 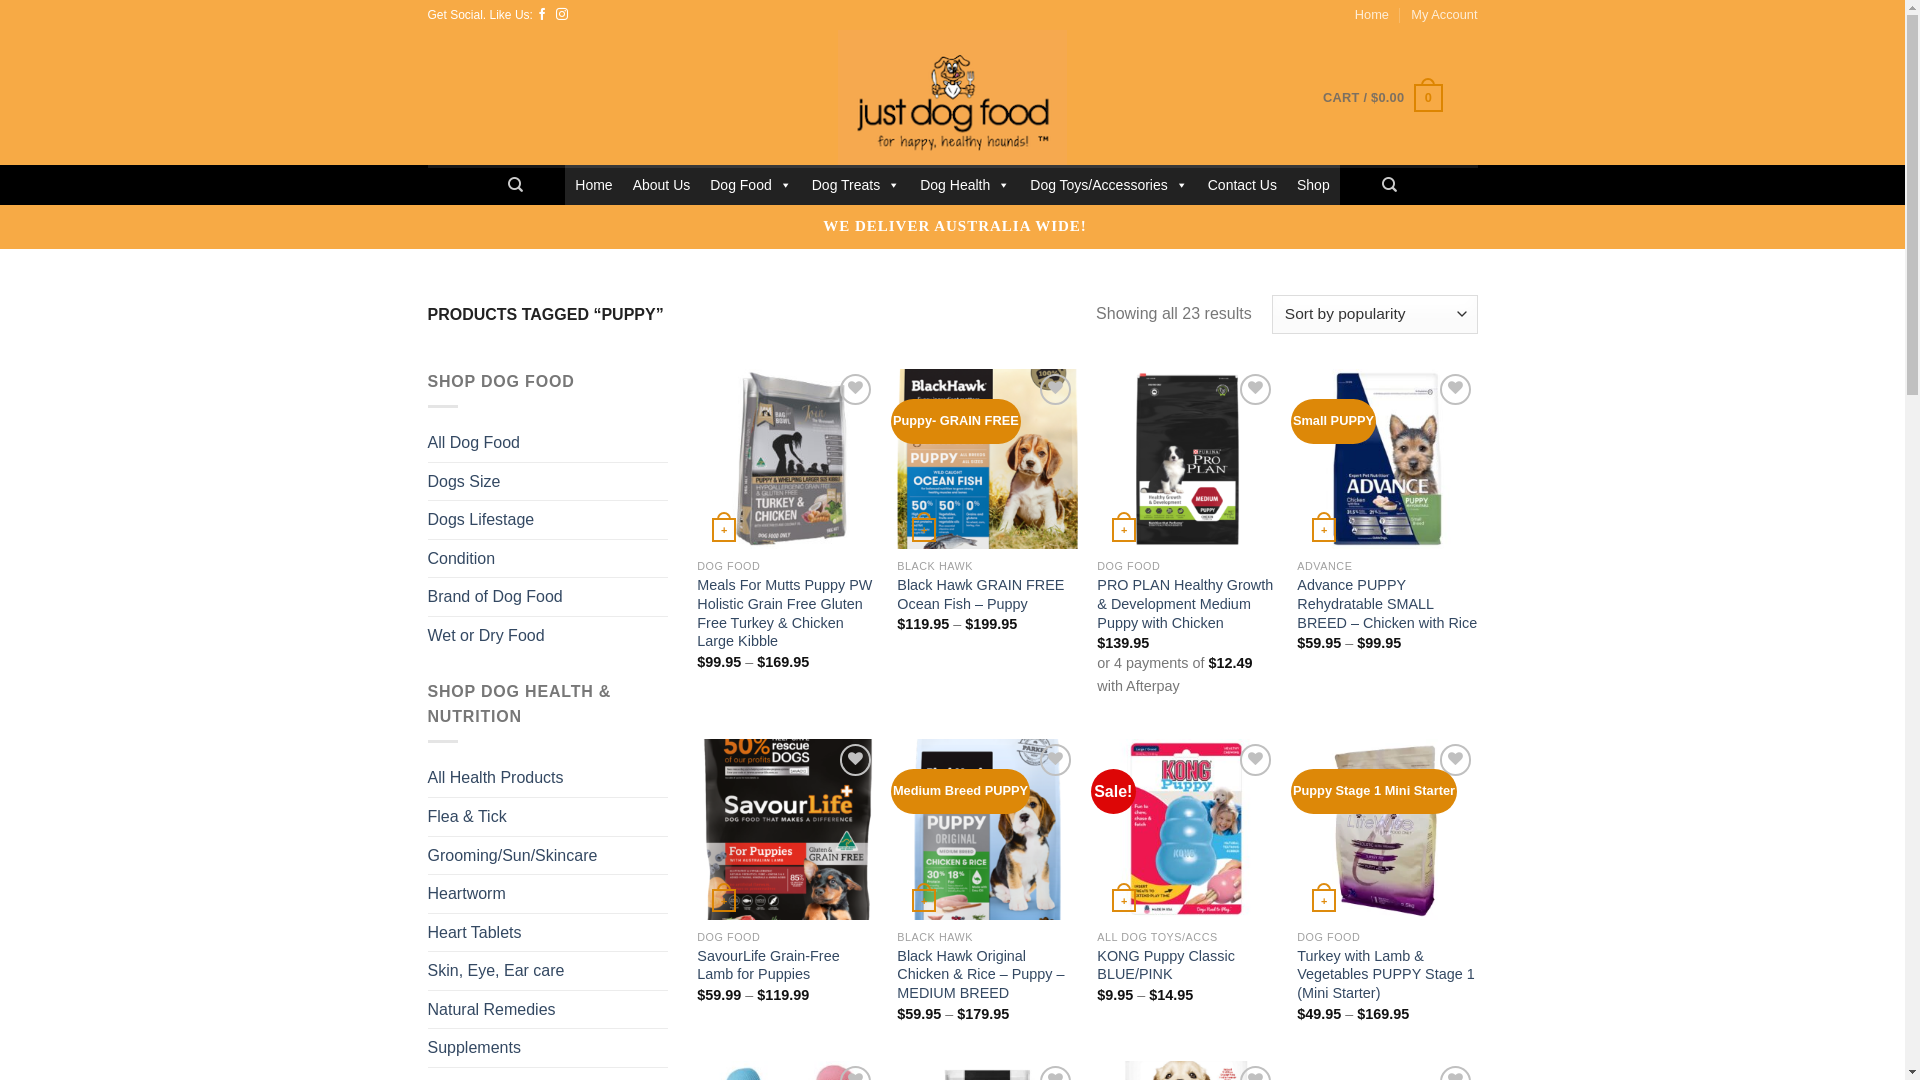 I want to click on 'Supplements', so click(x=473, y=1047).